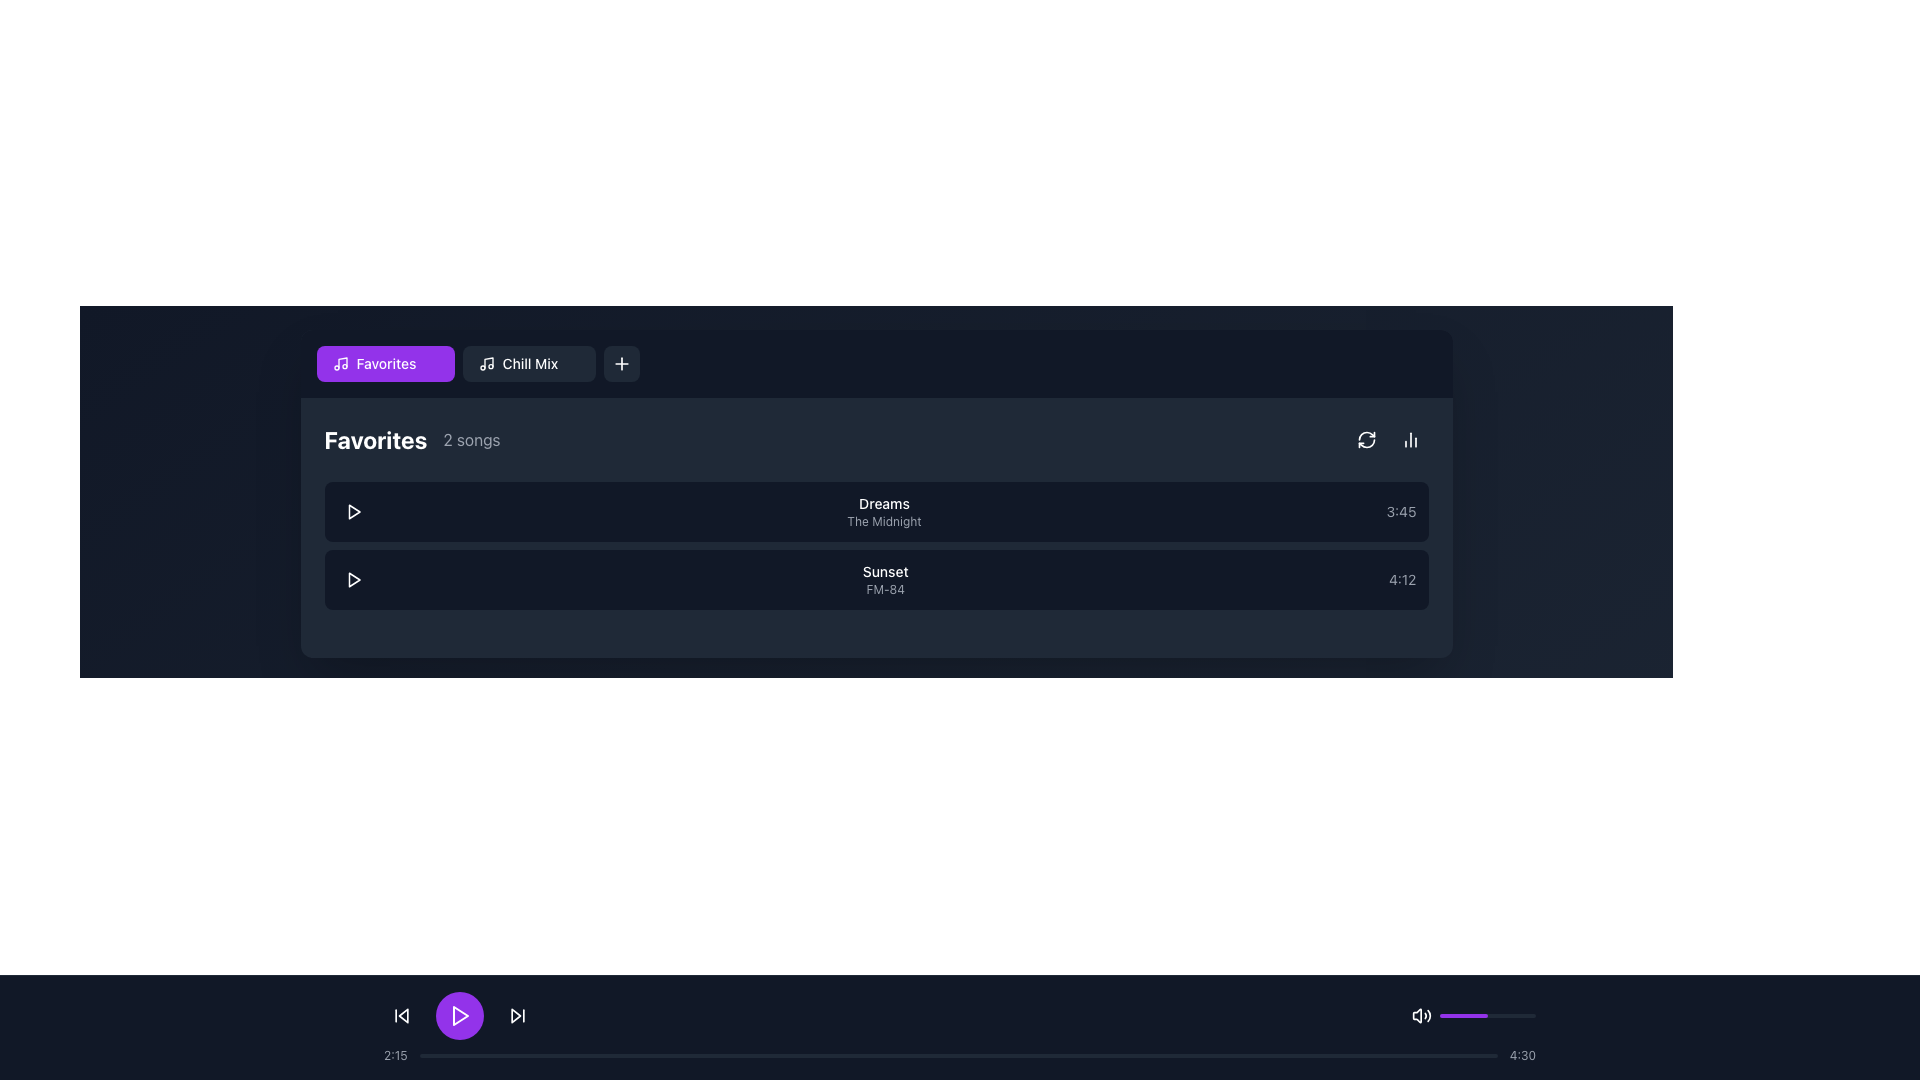 The width and height of the screenshot is (1920, 1080). I want to click on the musical note icon located inside the 'Favorites' button, so click(340, 363).